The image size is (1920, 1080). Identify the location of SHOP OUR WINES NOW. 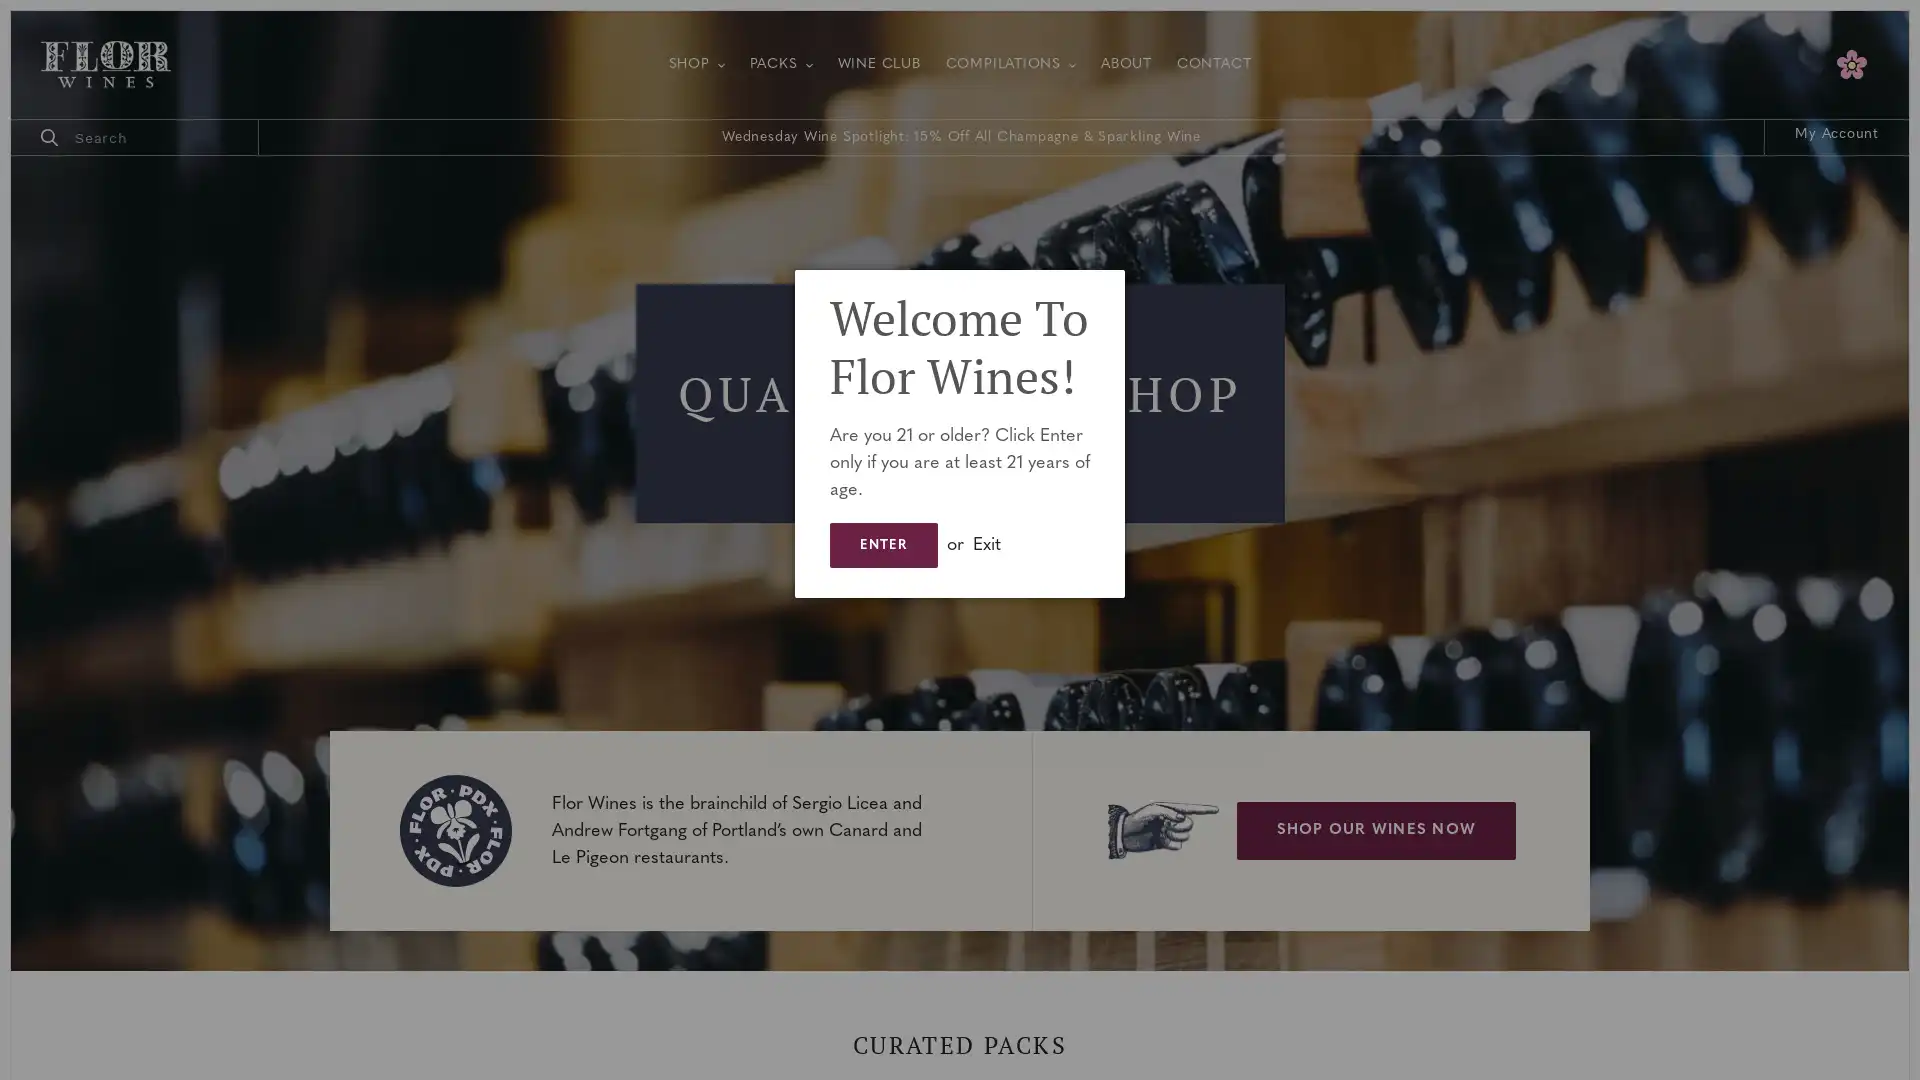
(1375, 830).